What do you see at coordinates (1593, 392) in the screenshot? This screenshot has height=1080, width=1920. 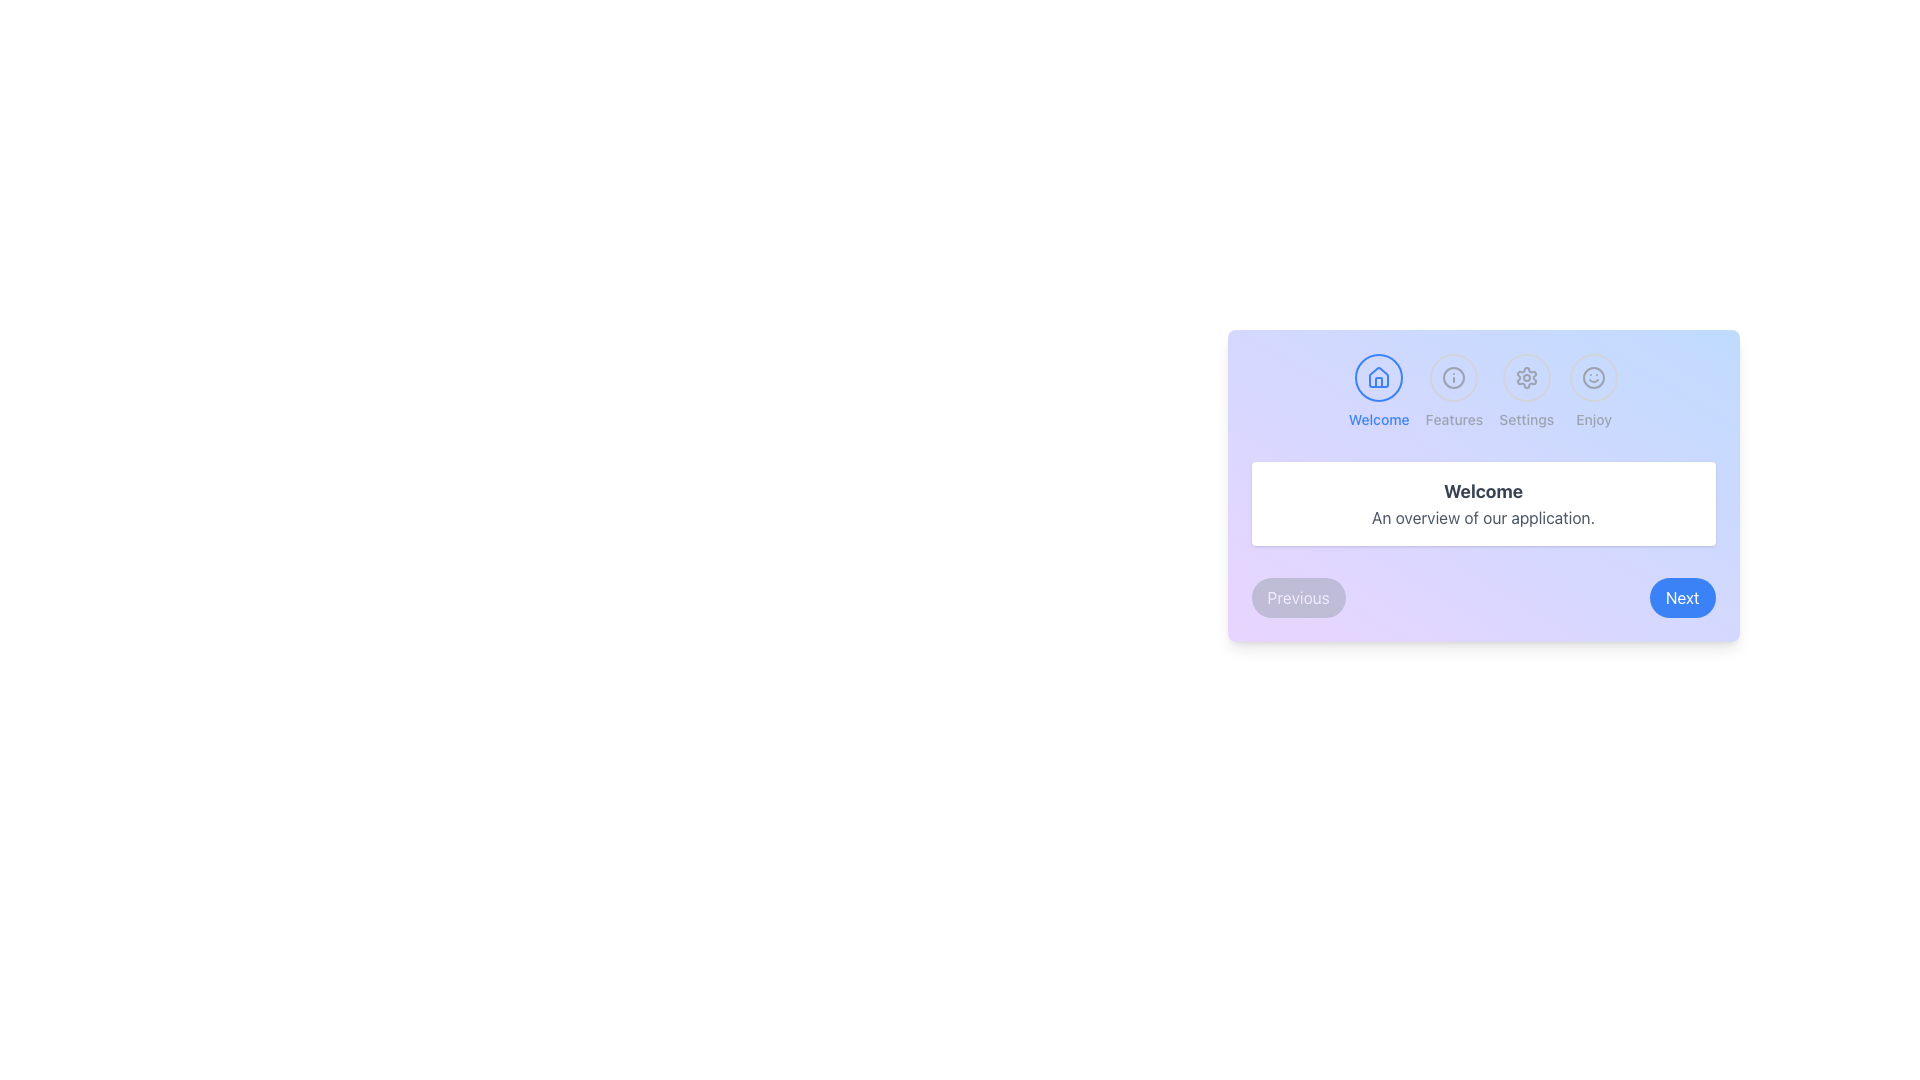 I see `the 'Enjoy' icon with a gray border and a smiling face` at bounding box center [1593, 392].